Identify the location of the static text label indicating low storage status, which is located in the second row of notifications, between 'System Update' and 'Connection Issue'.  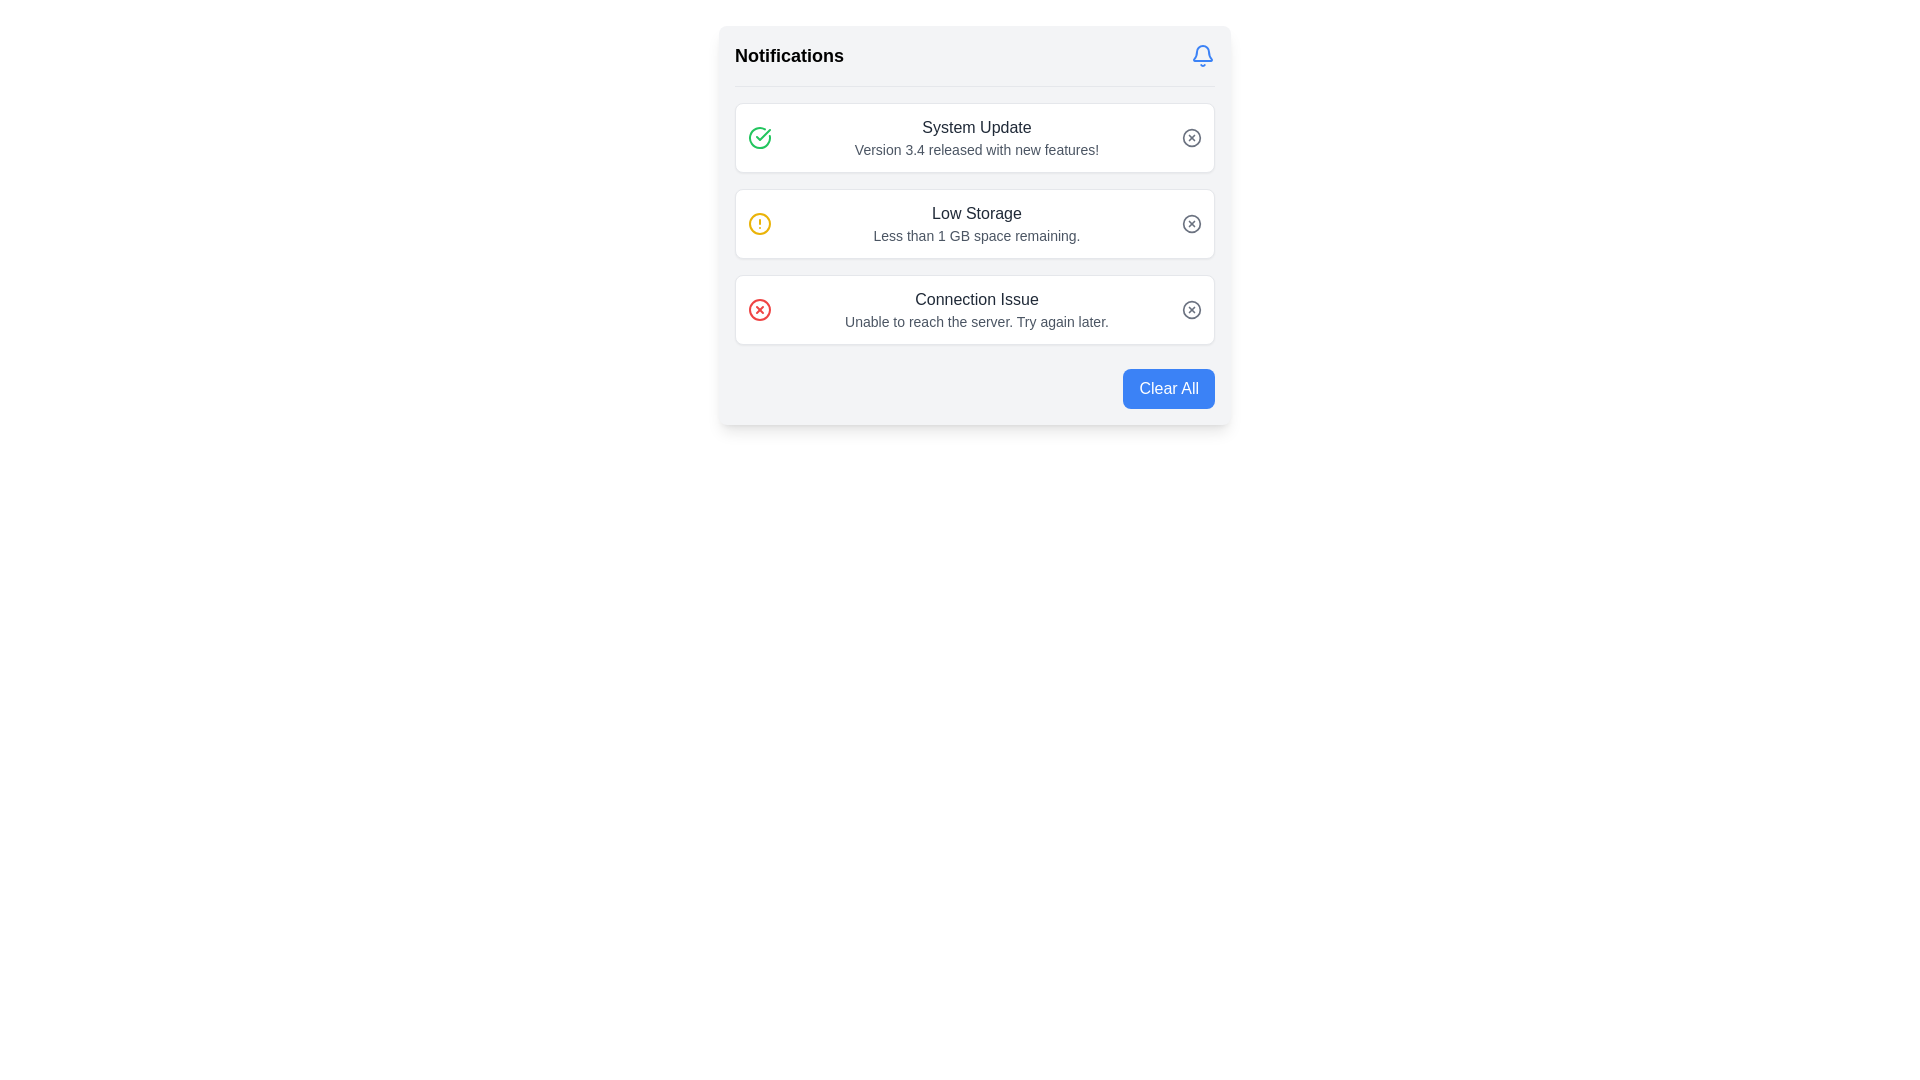
(977, 213).